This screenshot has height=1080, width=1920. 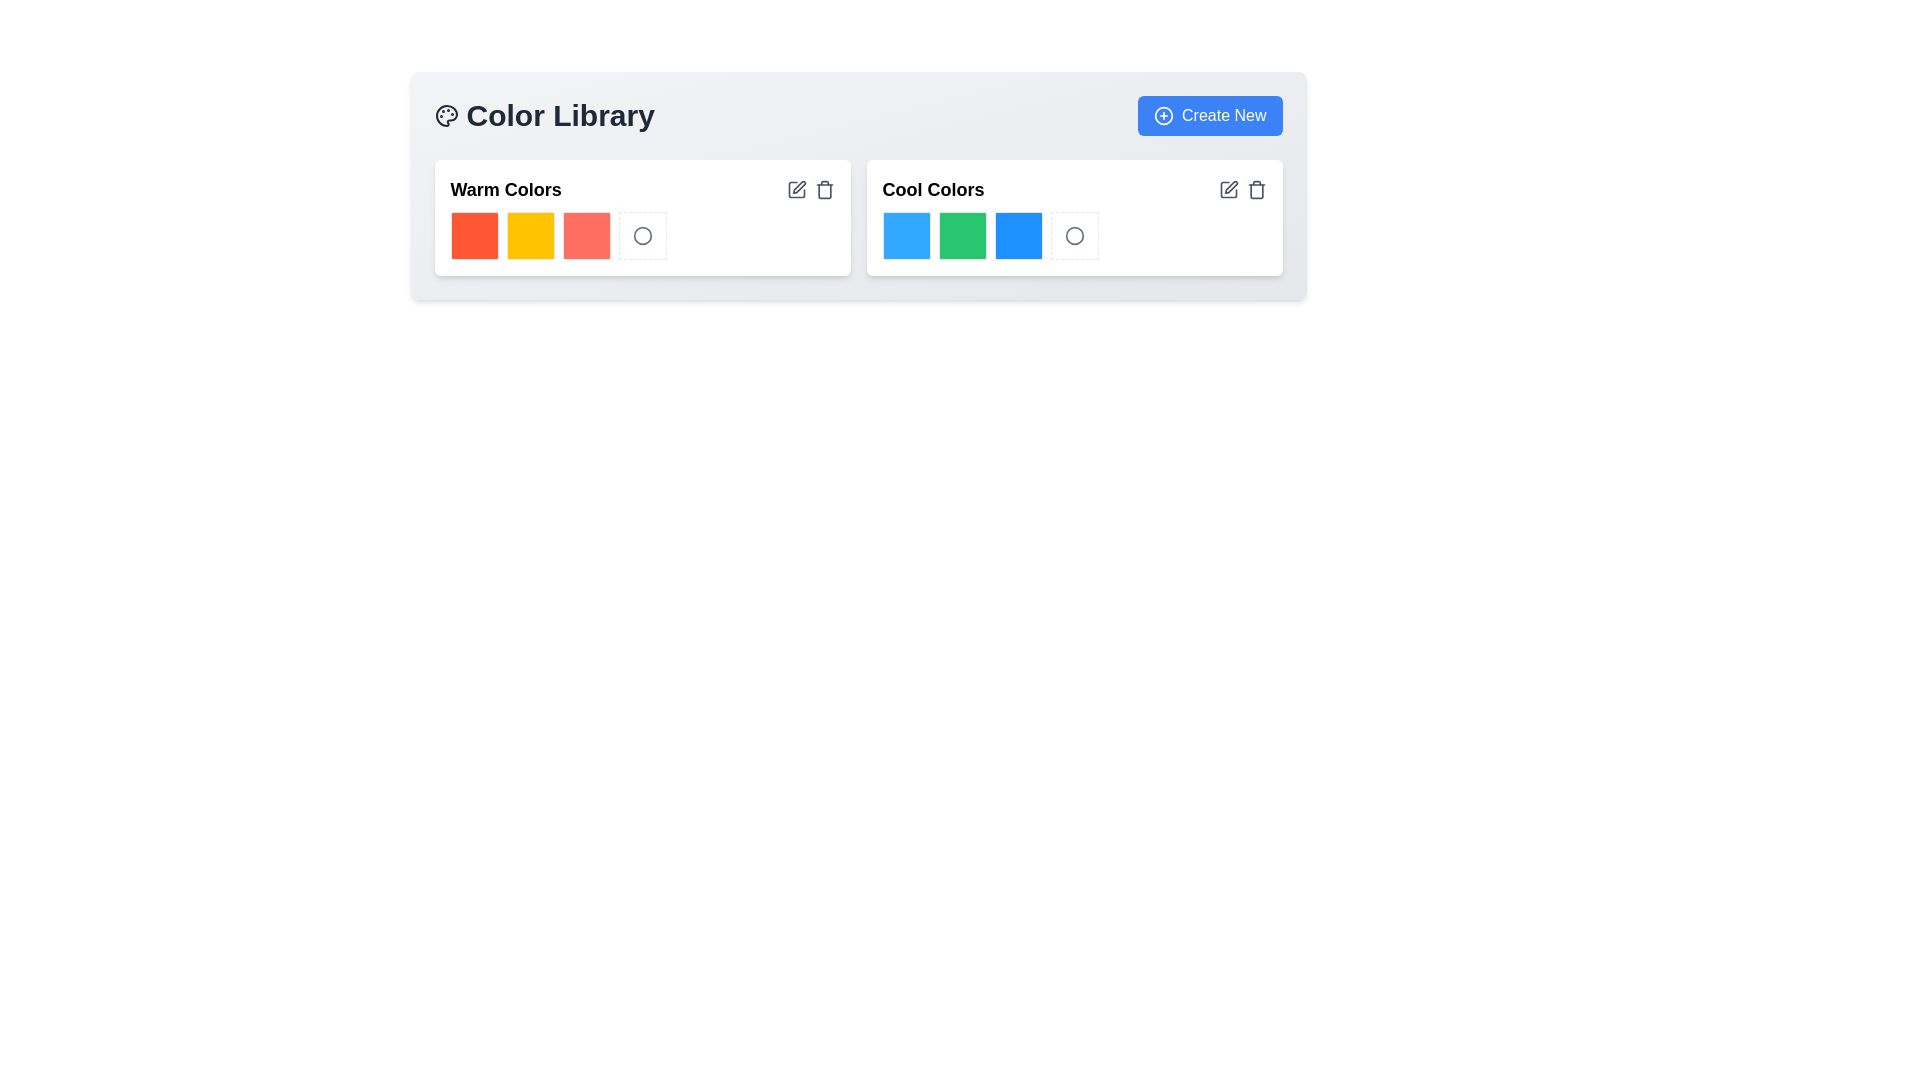 What do you see at coordinates (962, 234) in the screenshot?
I see `the second color swatch` at bounding box center [962, 234].